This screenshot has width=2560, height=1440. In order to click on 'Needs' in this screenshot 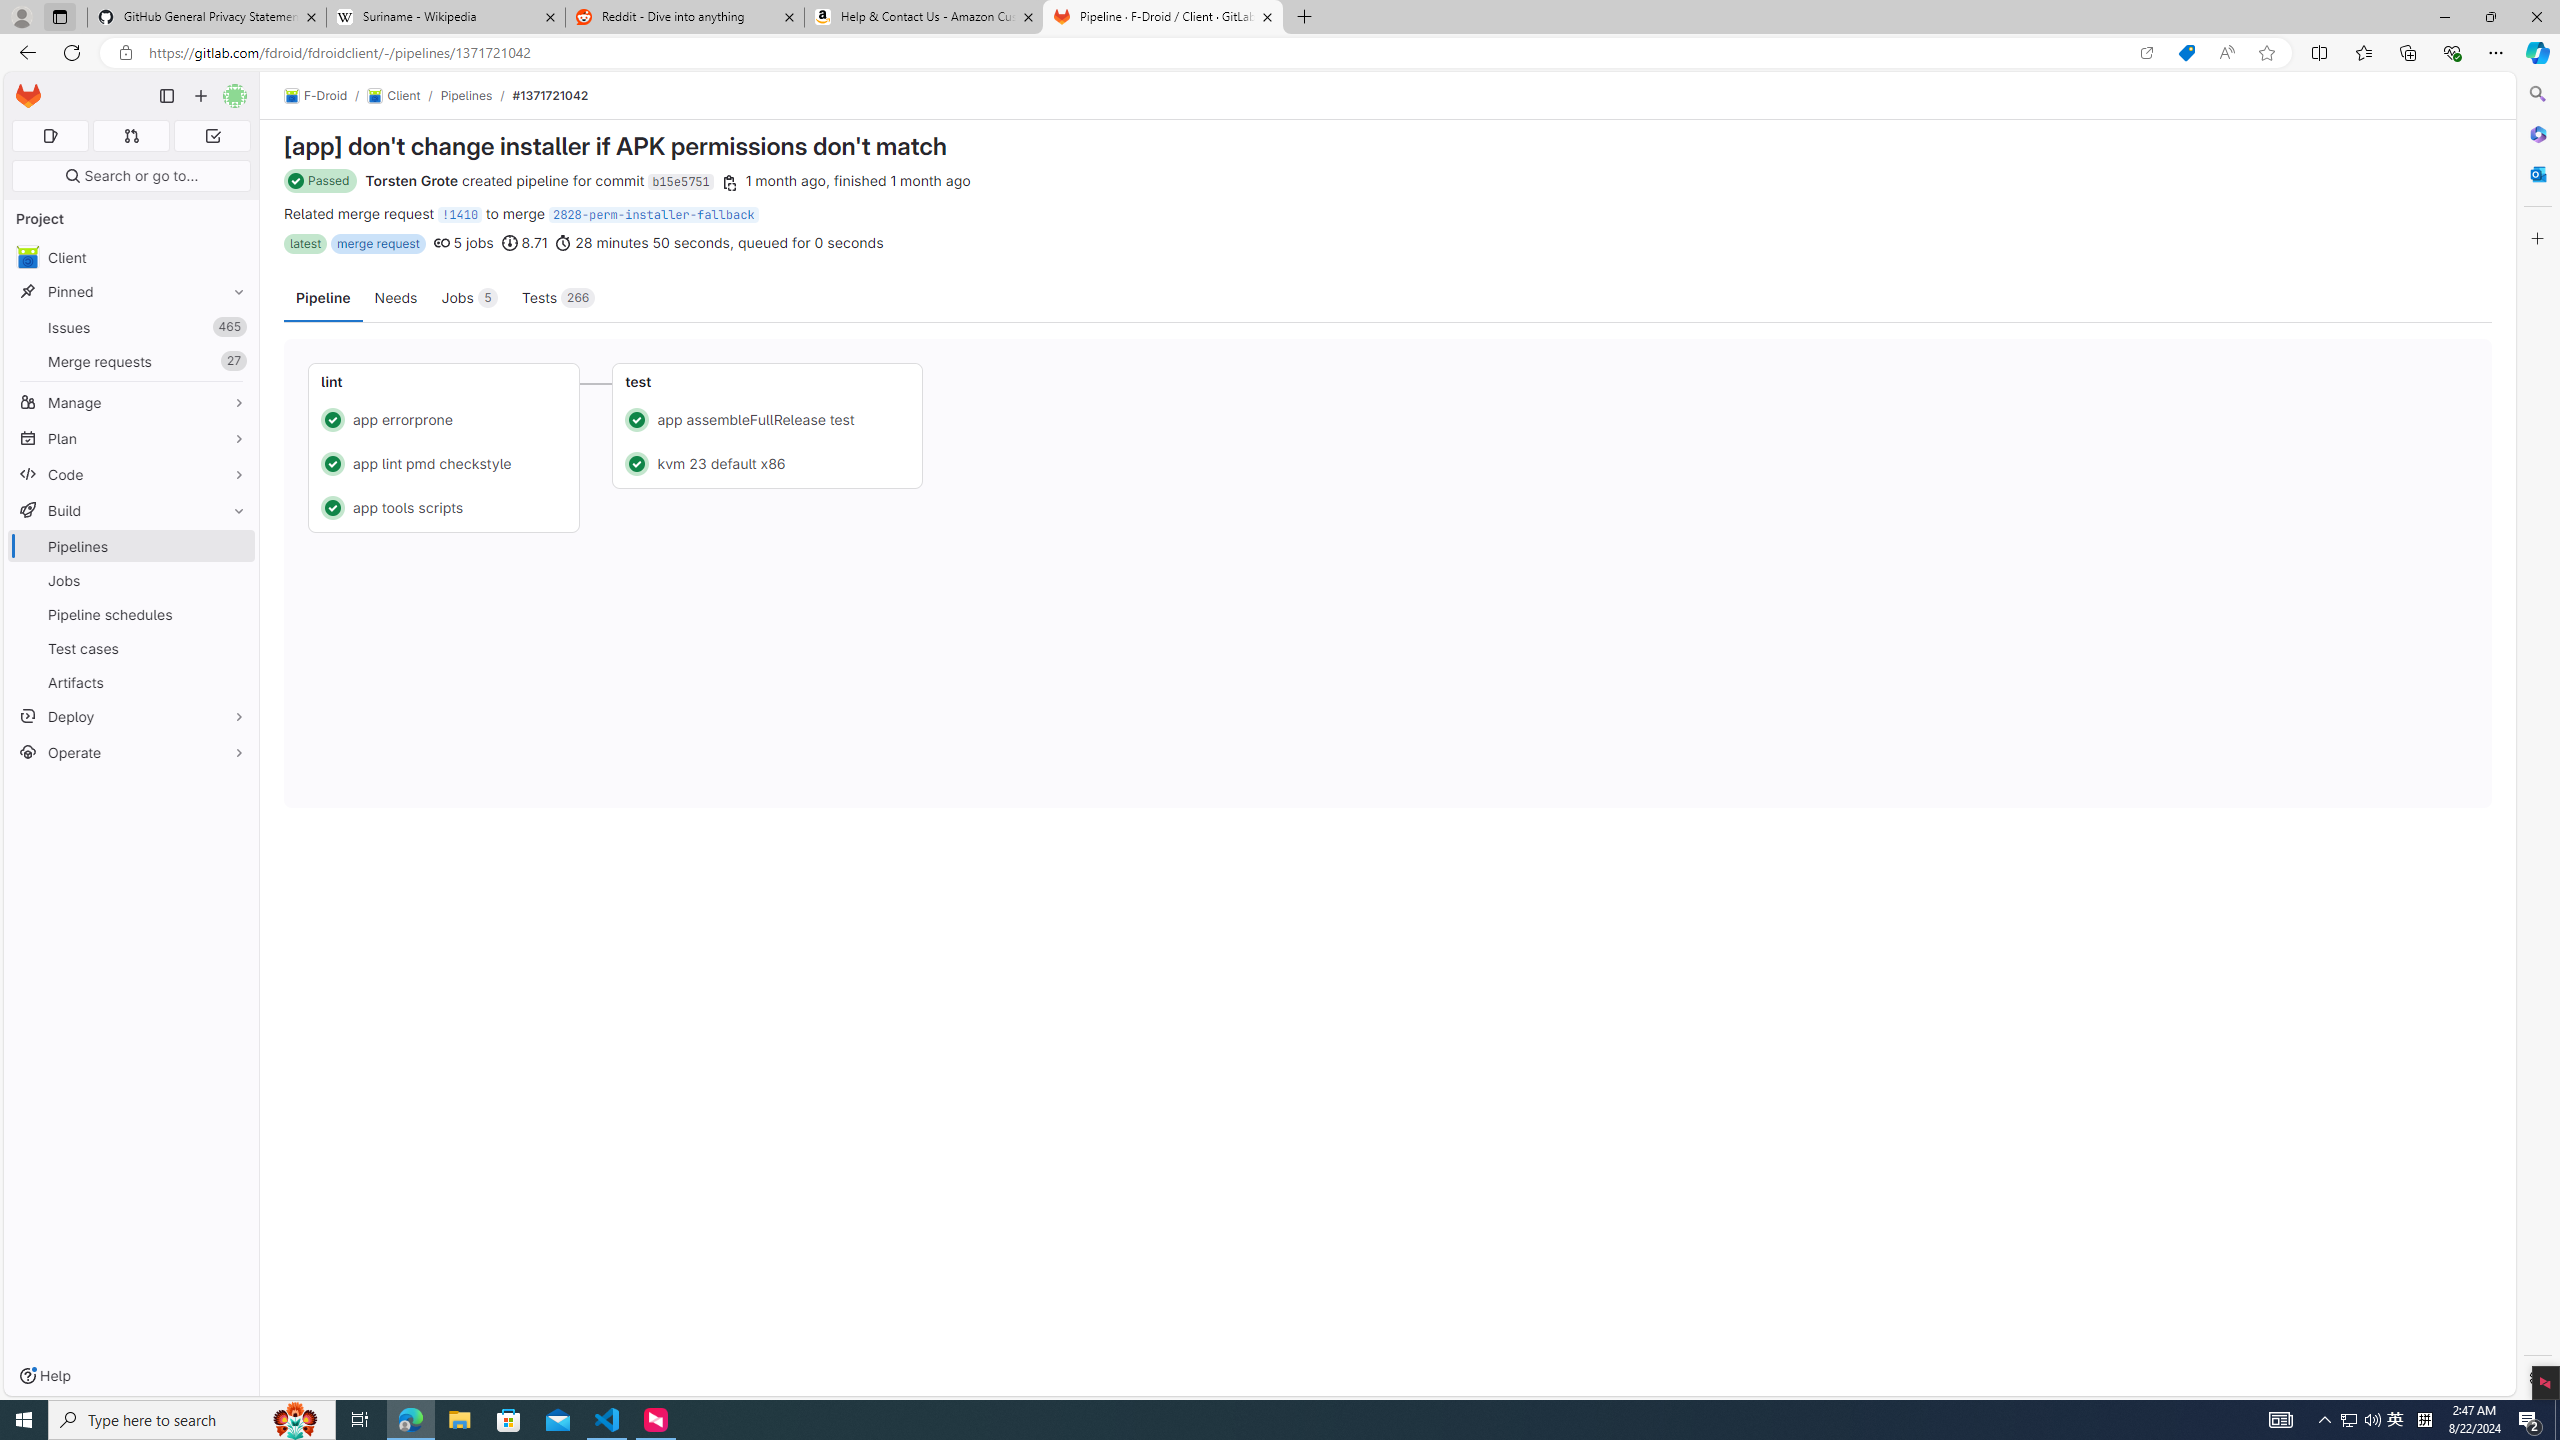, I will do `click(395, 298)`.